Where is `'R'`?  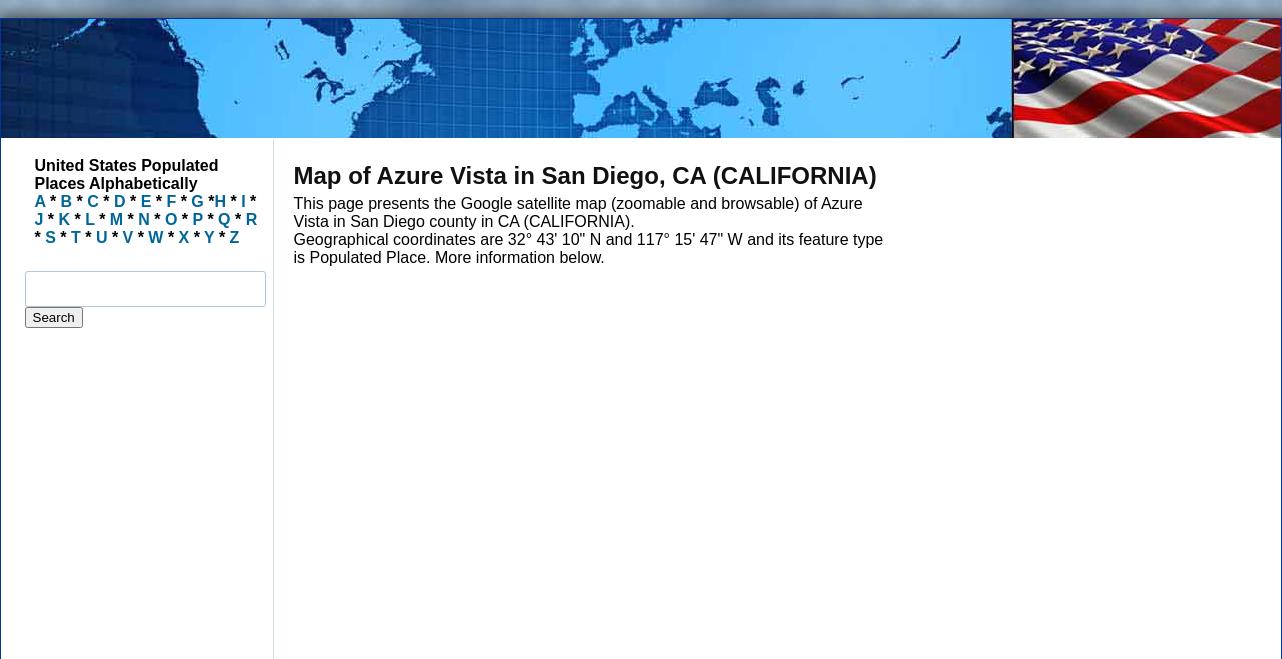 'R' is located at coordinates (244, 219).